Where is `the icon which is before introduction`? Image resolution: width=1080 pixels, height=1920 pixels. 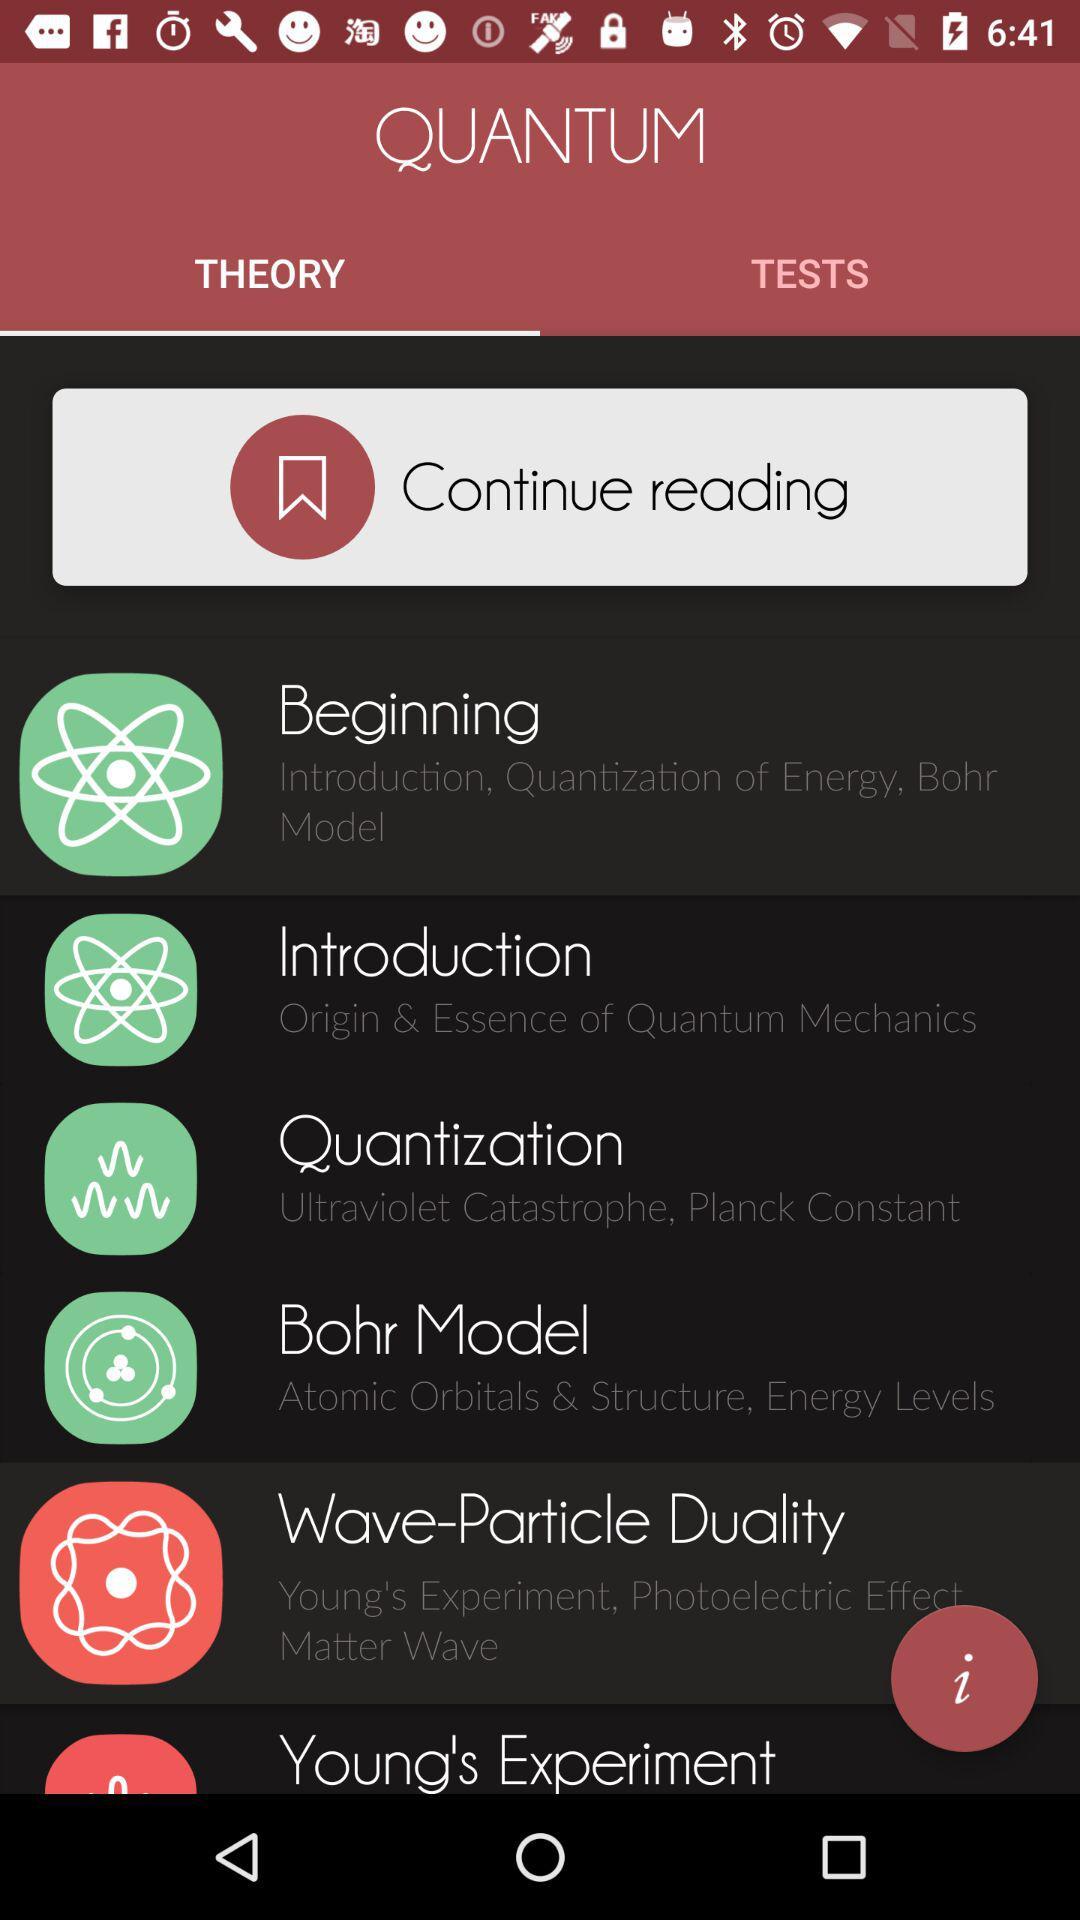 the icon which is before introduction is located at coordinates (120, 989).